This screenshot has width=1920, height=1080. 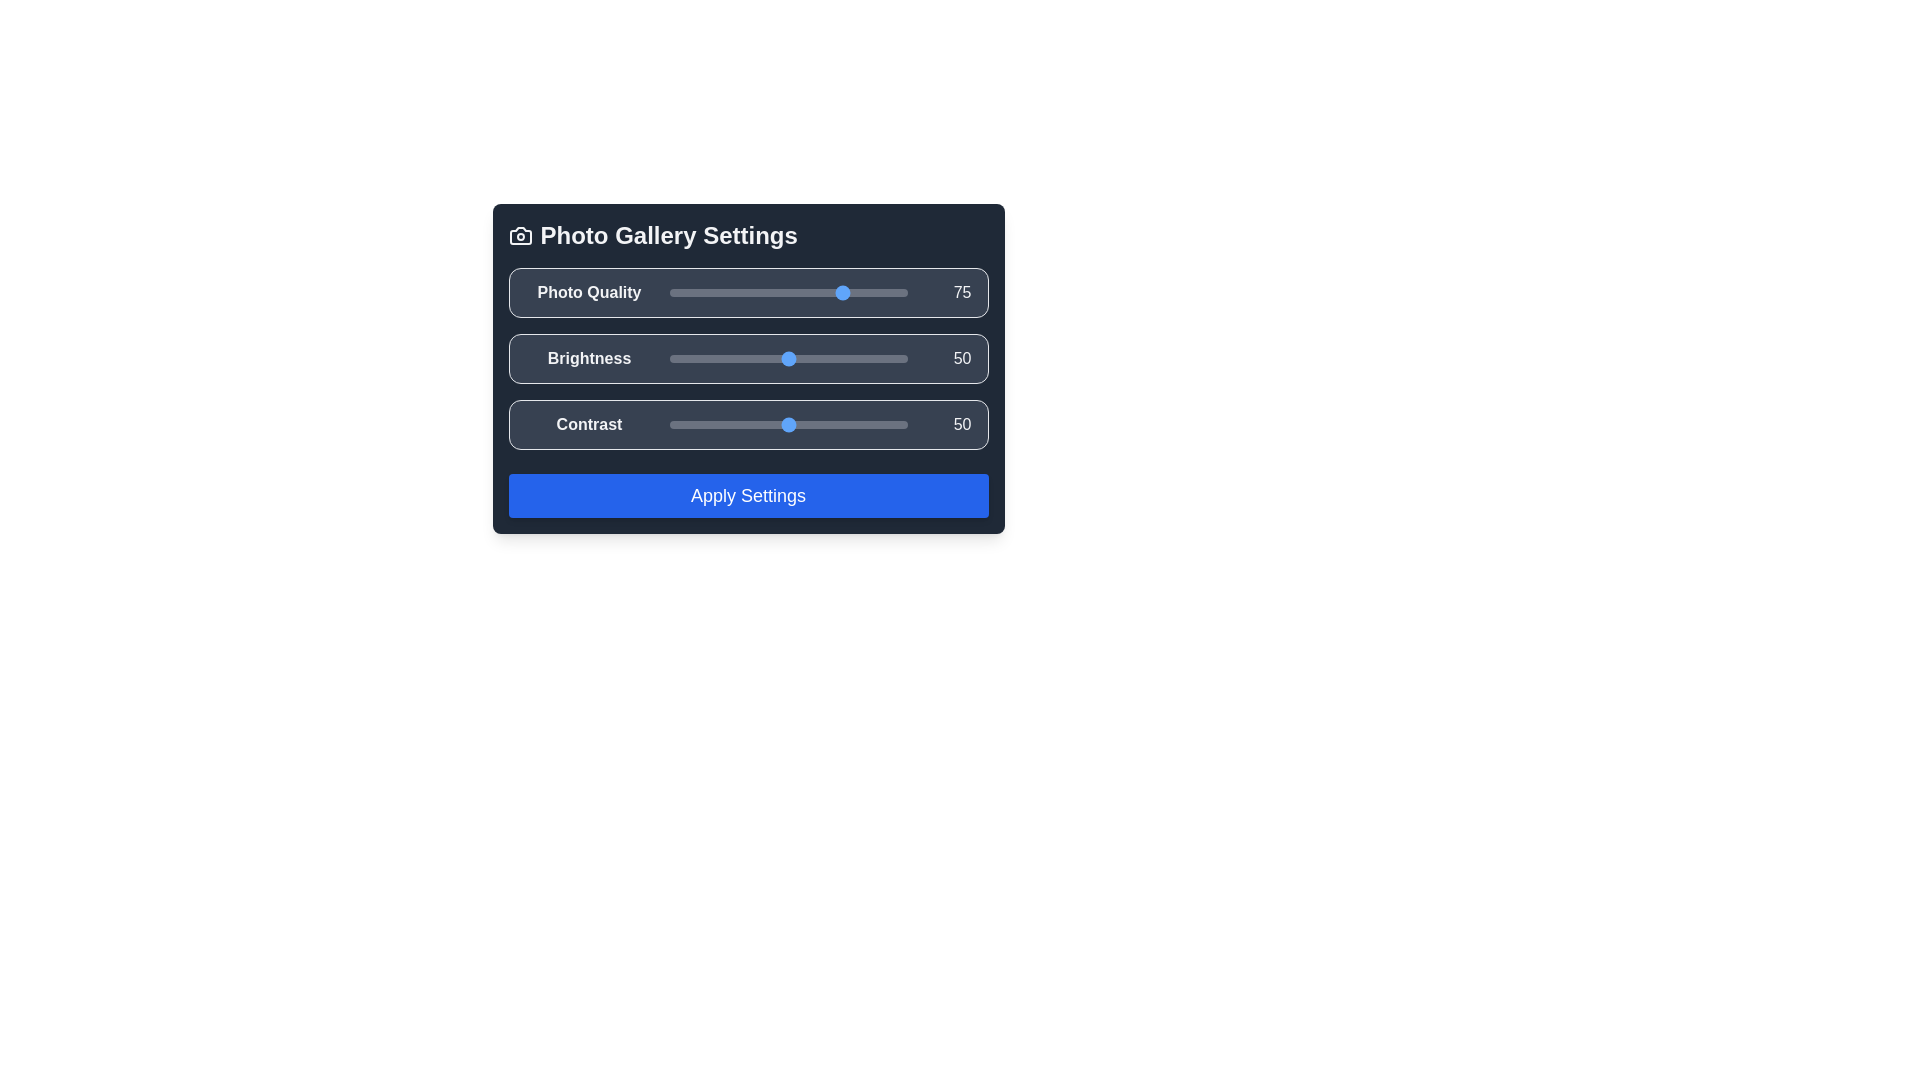 What do you see at coordinates (789, 423) in the screenshot?
I see `the contrast` at bounding box center [789, 423].